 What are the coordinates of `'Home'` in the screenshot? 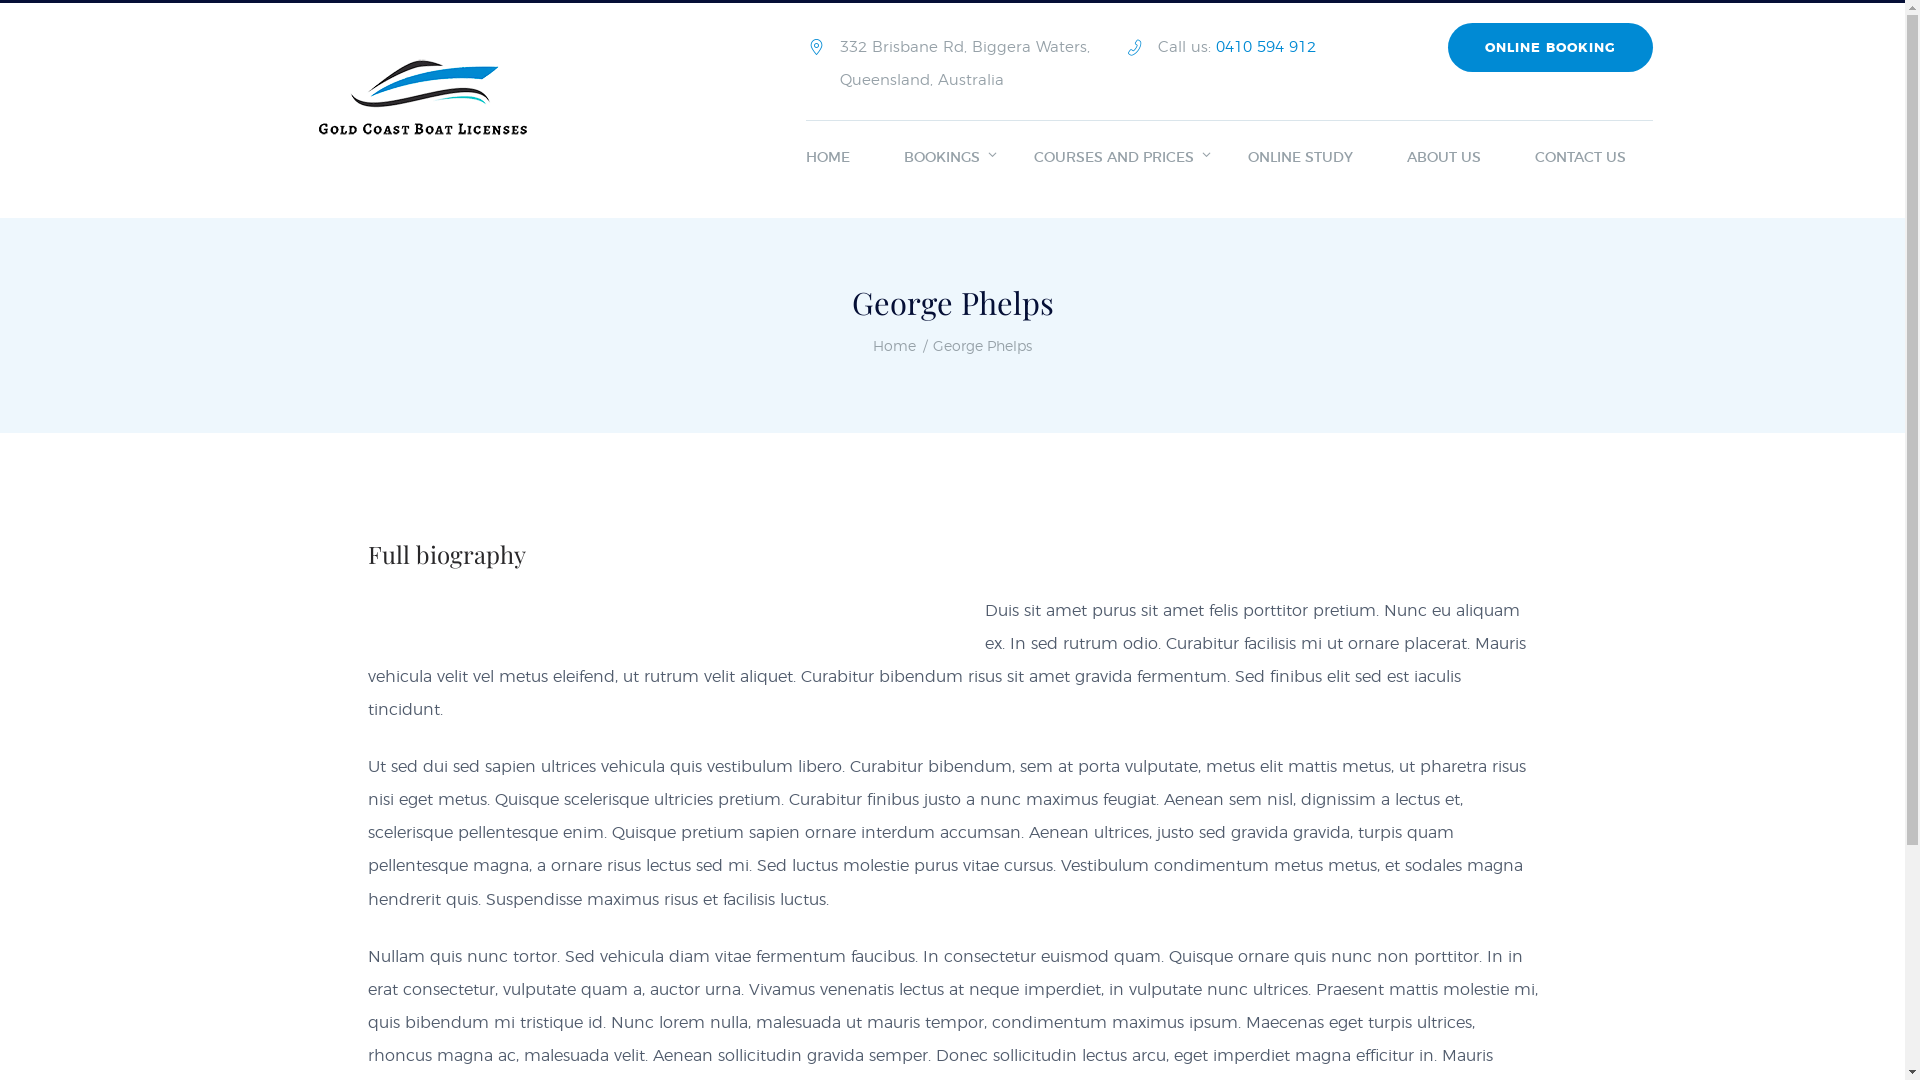 It's located at (893, 346).